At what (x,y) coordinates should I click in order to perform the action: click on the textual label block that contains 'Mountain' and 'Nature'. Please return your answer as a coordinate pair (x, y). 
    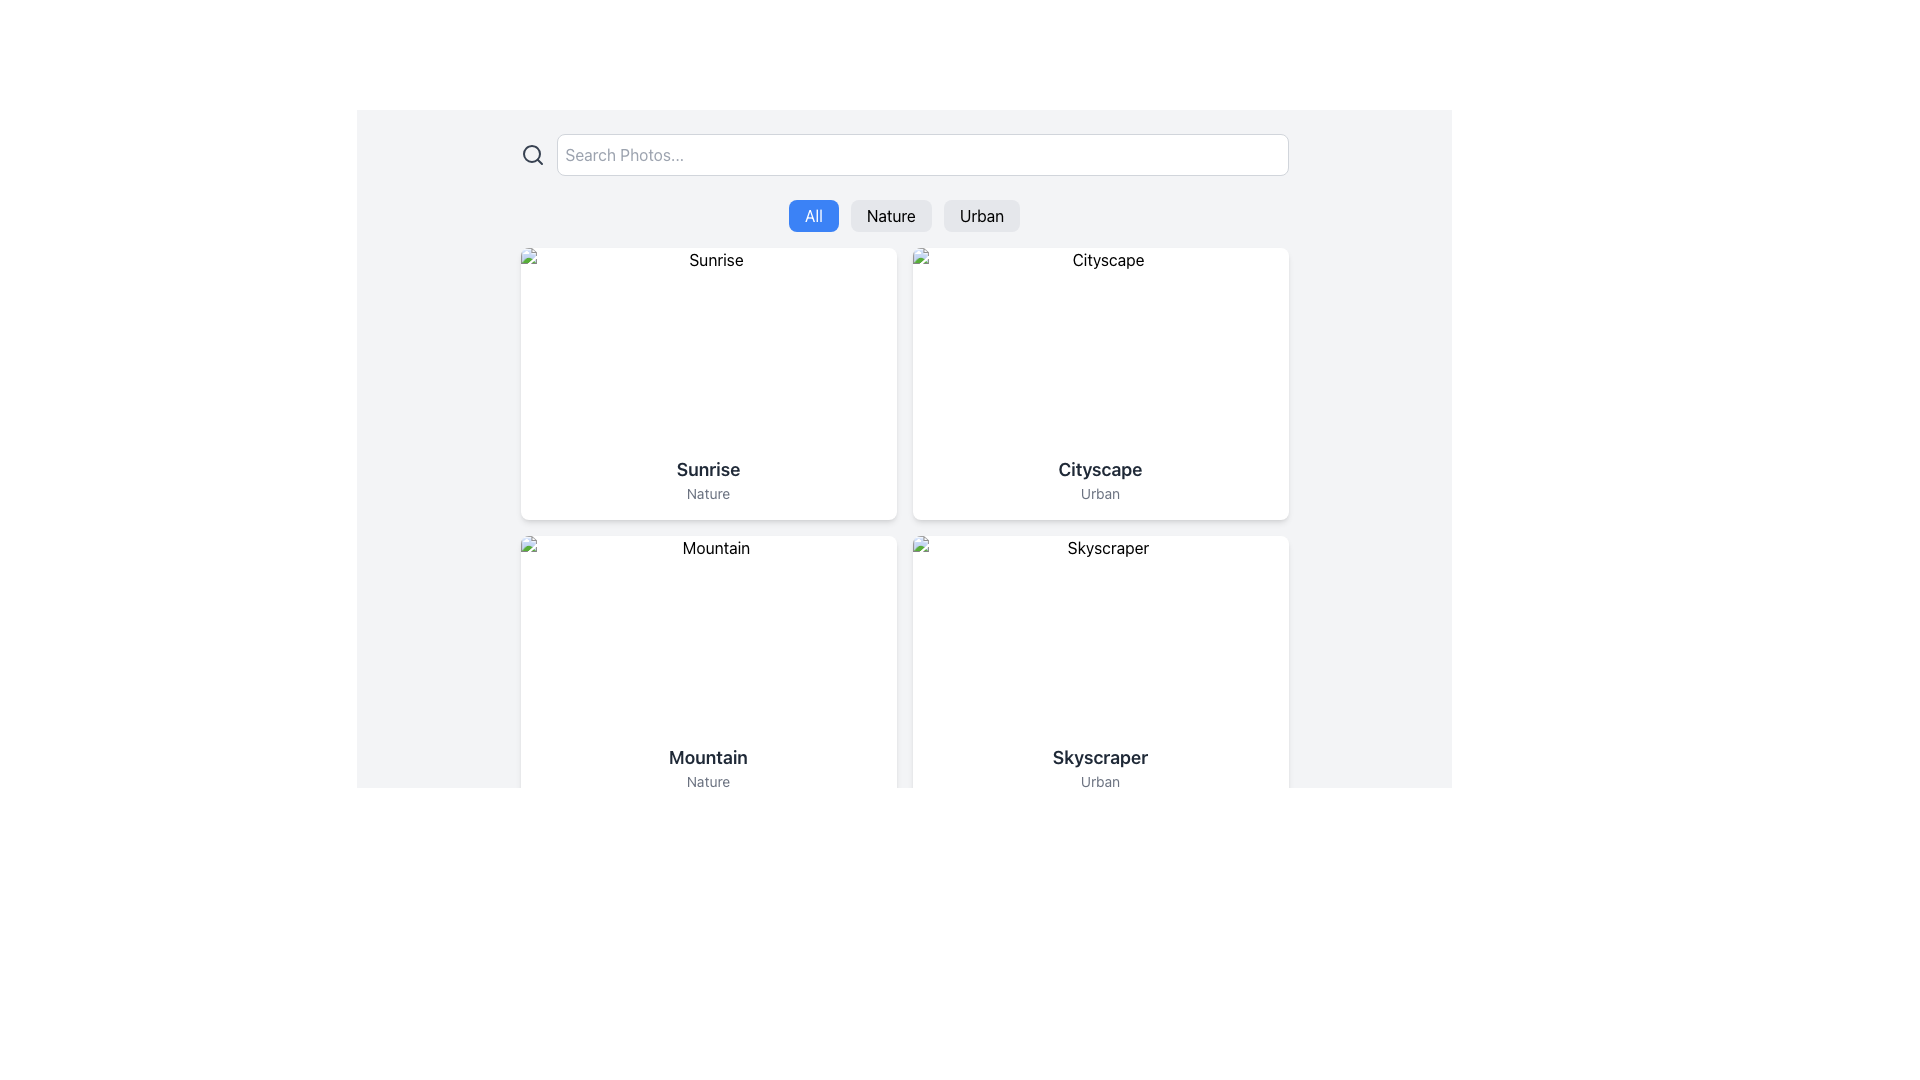
    Looking at the image, I should click on (708, 766).